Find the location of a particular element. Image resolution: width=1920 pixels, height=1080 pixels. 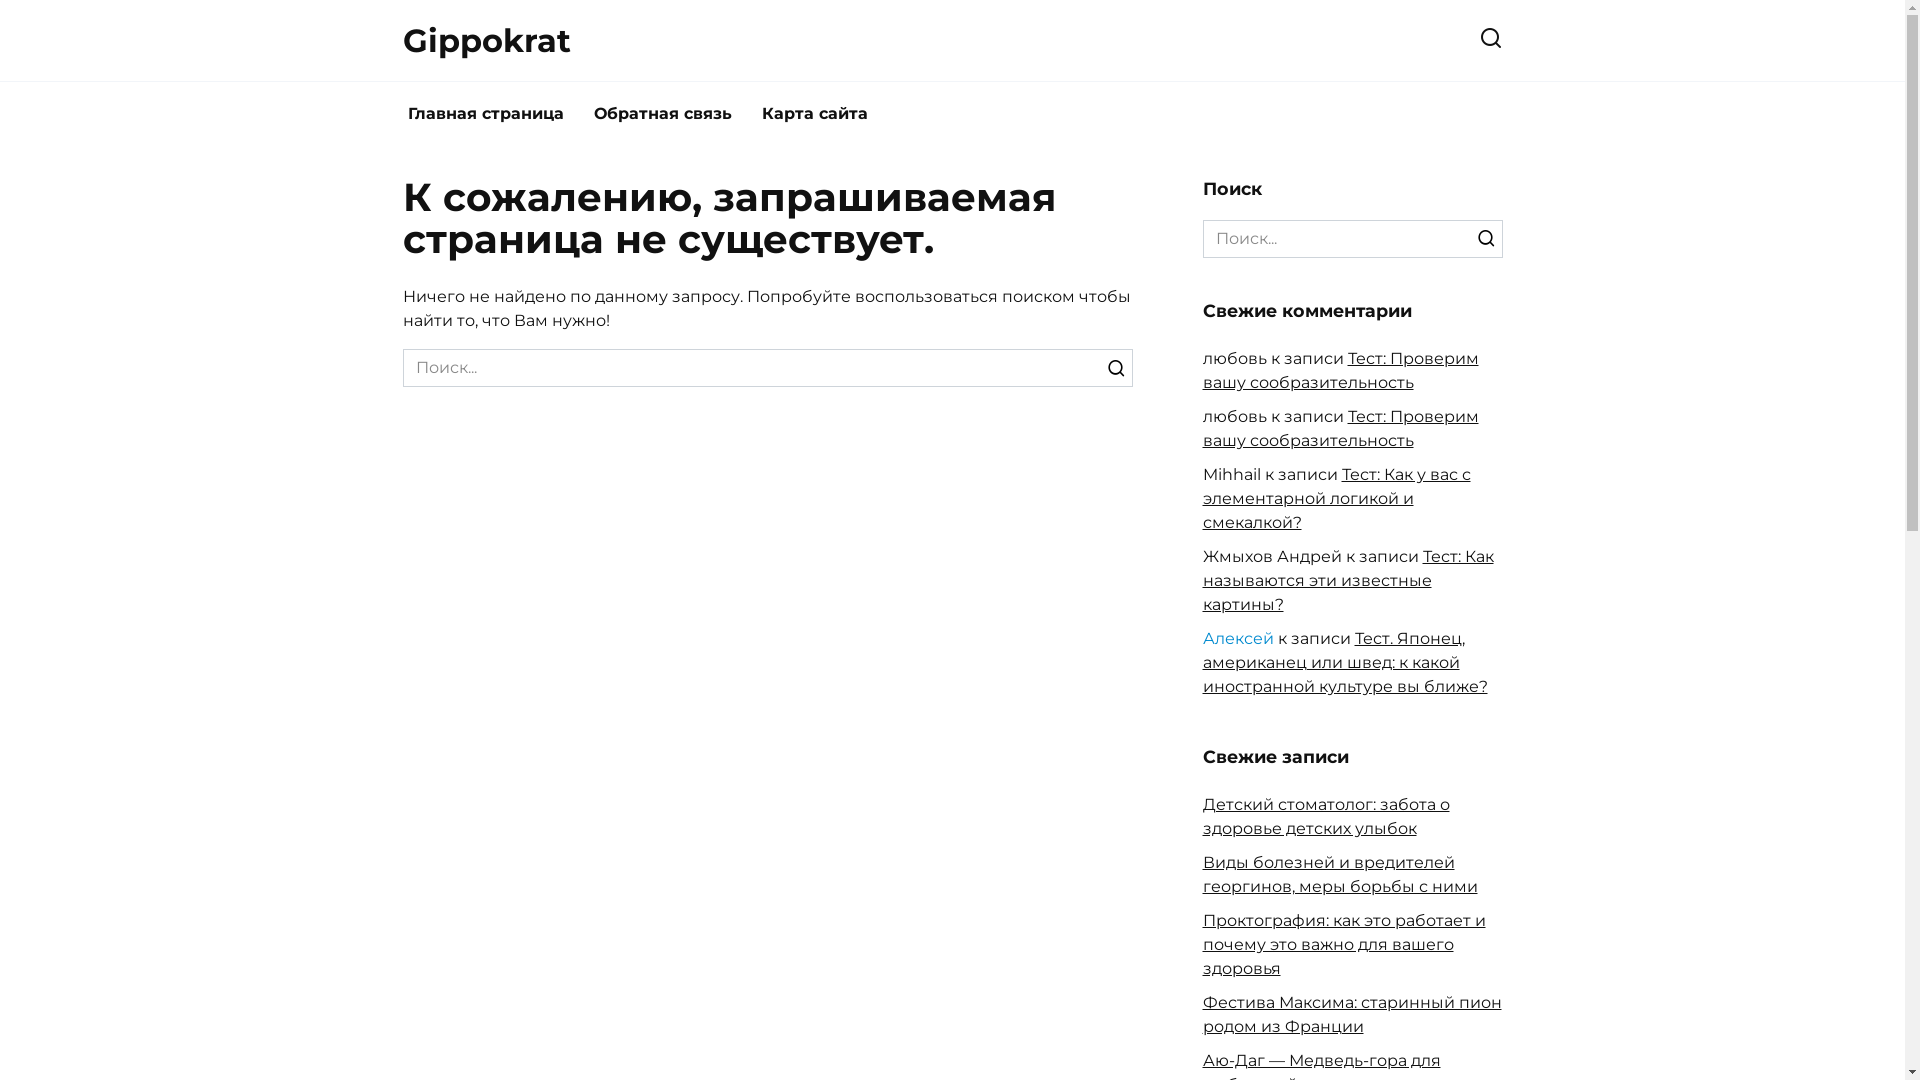

'Gippokrat' is located at coordinates (485, 40).